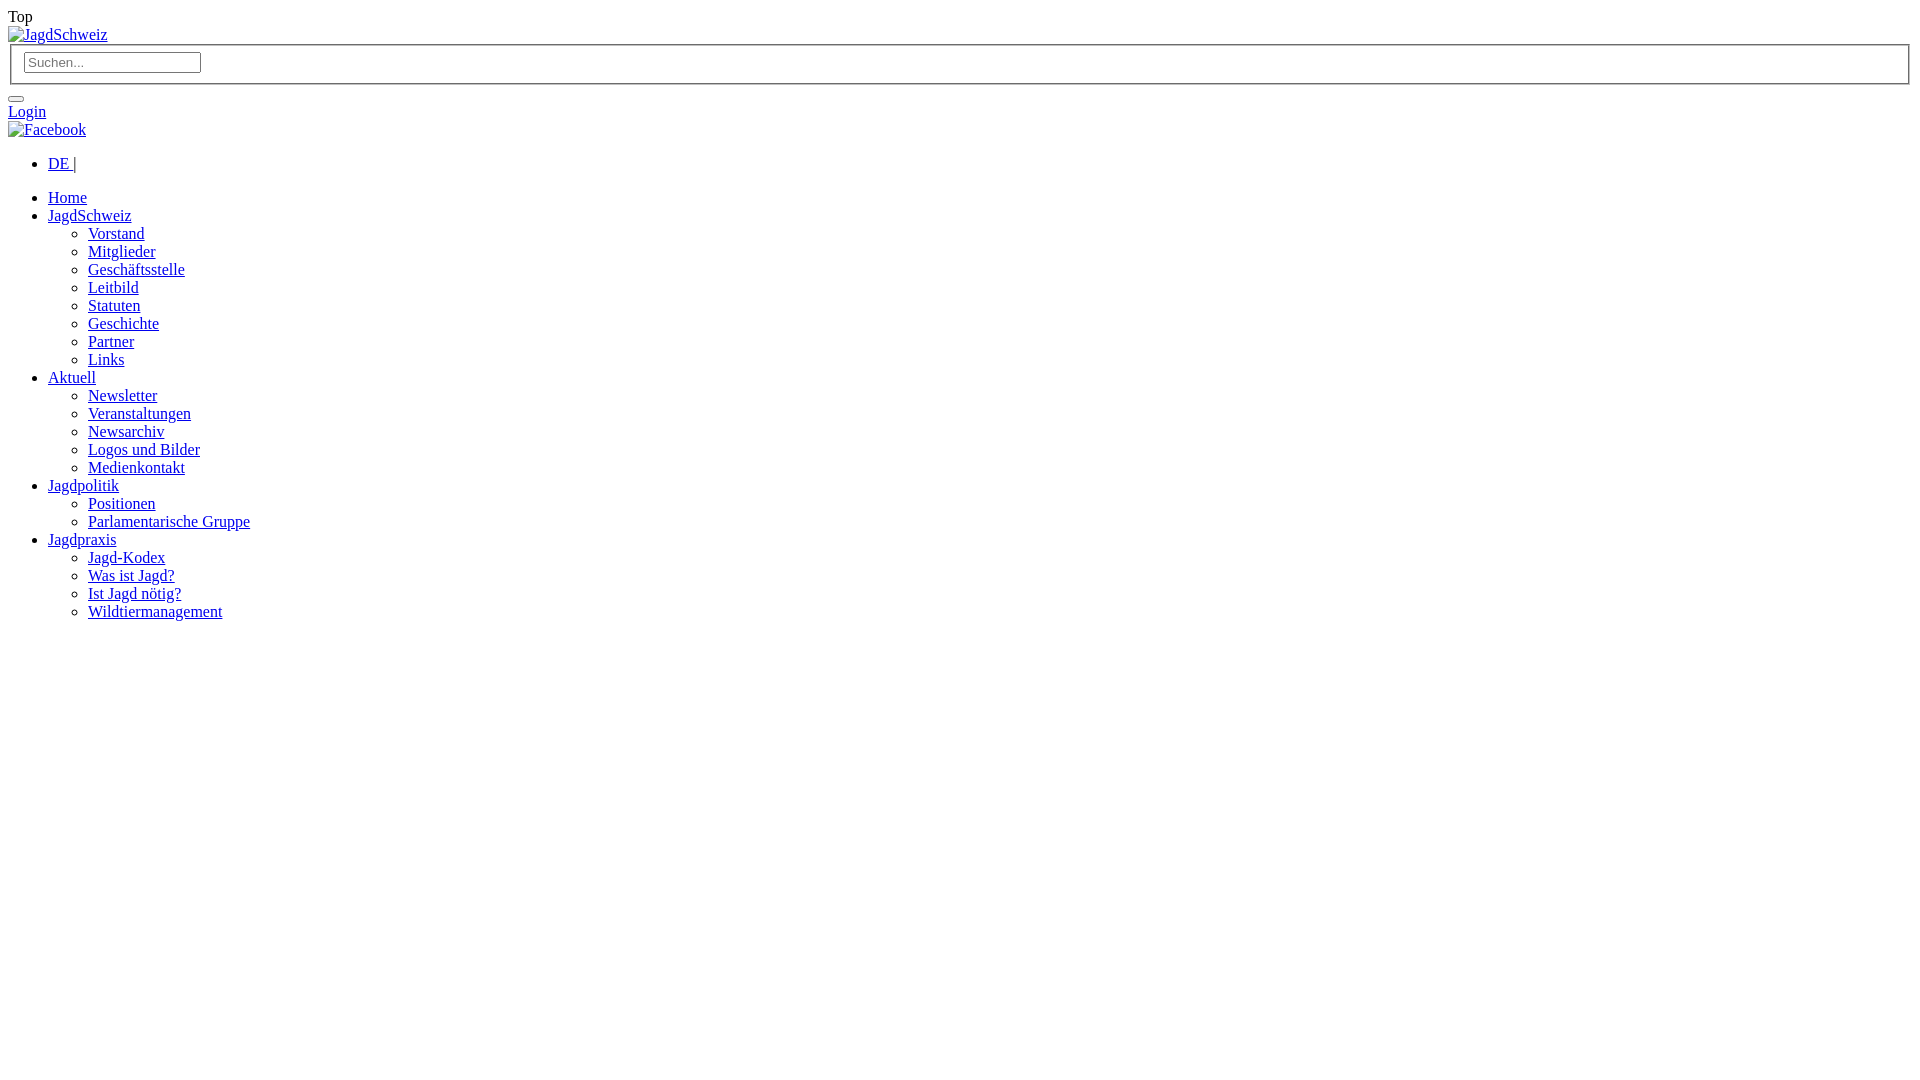 This screenshot has height=1080, width=1920. What do you see at coordinates (8, 34) in the screenshot?
I see `'JagdSchweiz'` at bounding box center [8, 34].